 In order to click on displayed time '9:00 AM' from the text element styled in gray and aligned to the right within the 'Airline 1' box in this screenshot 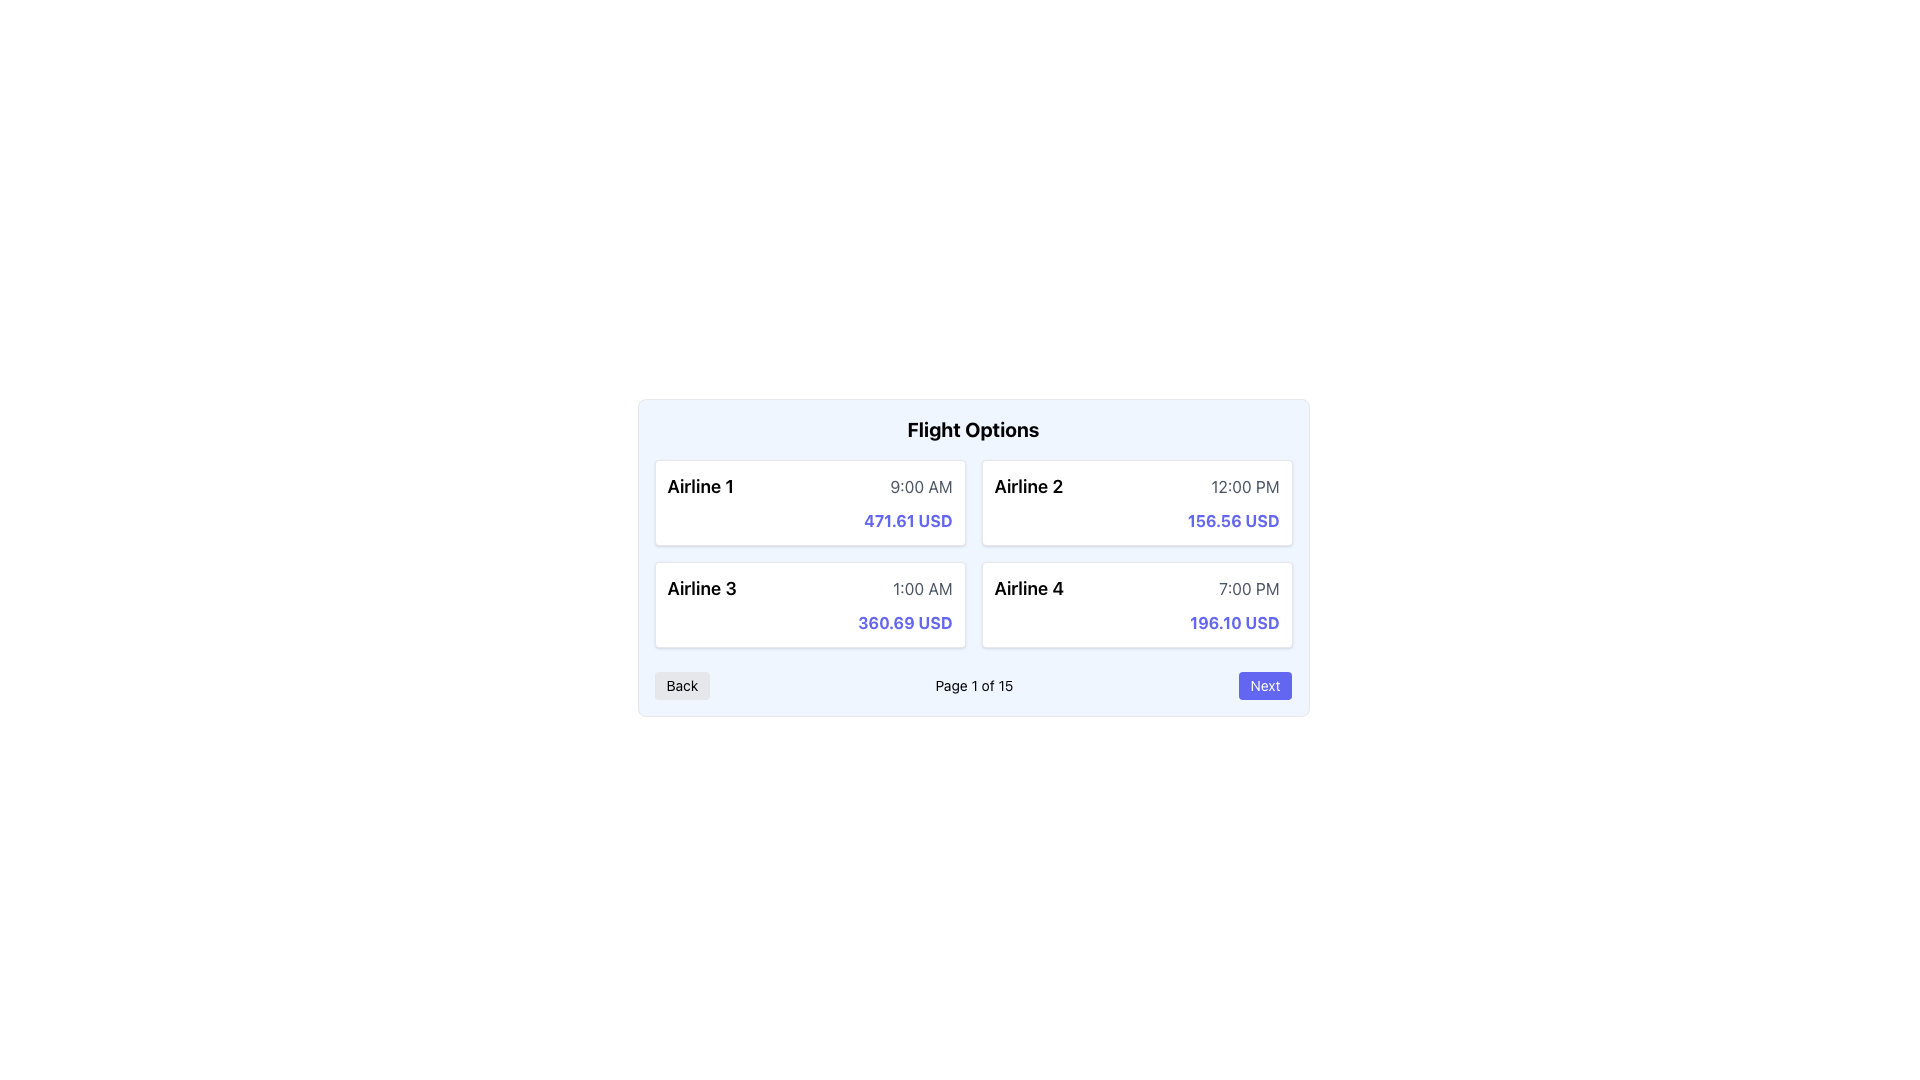, I will do `click(920, 486)`.